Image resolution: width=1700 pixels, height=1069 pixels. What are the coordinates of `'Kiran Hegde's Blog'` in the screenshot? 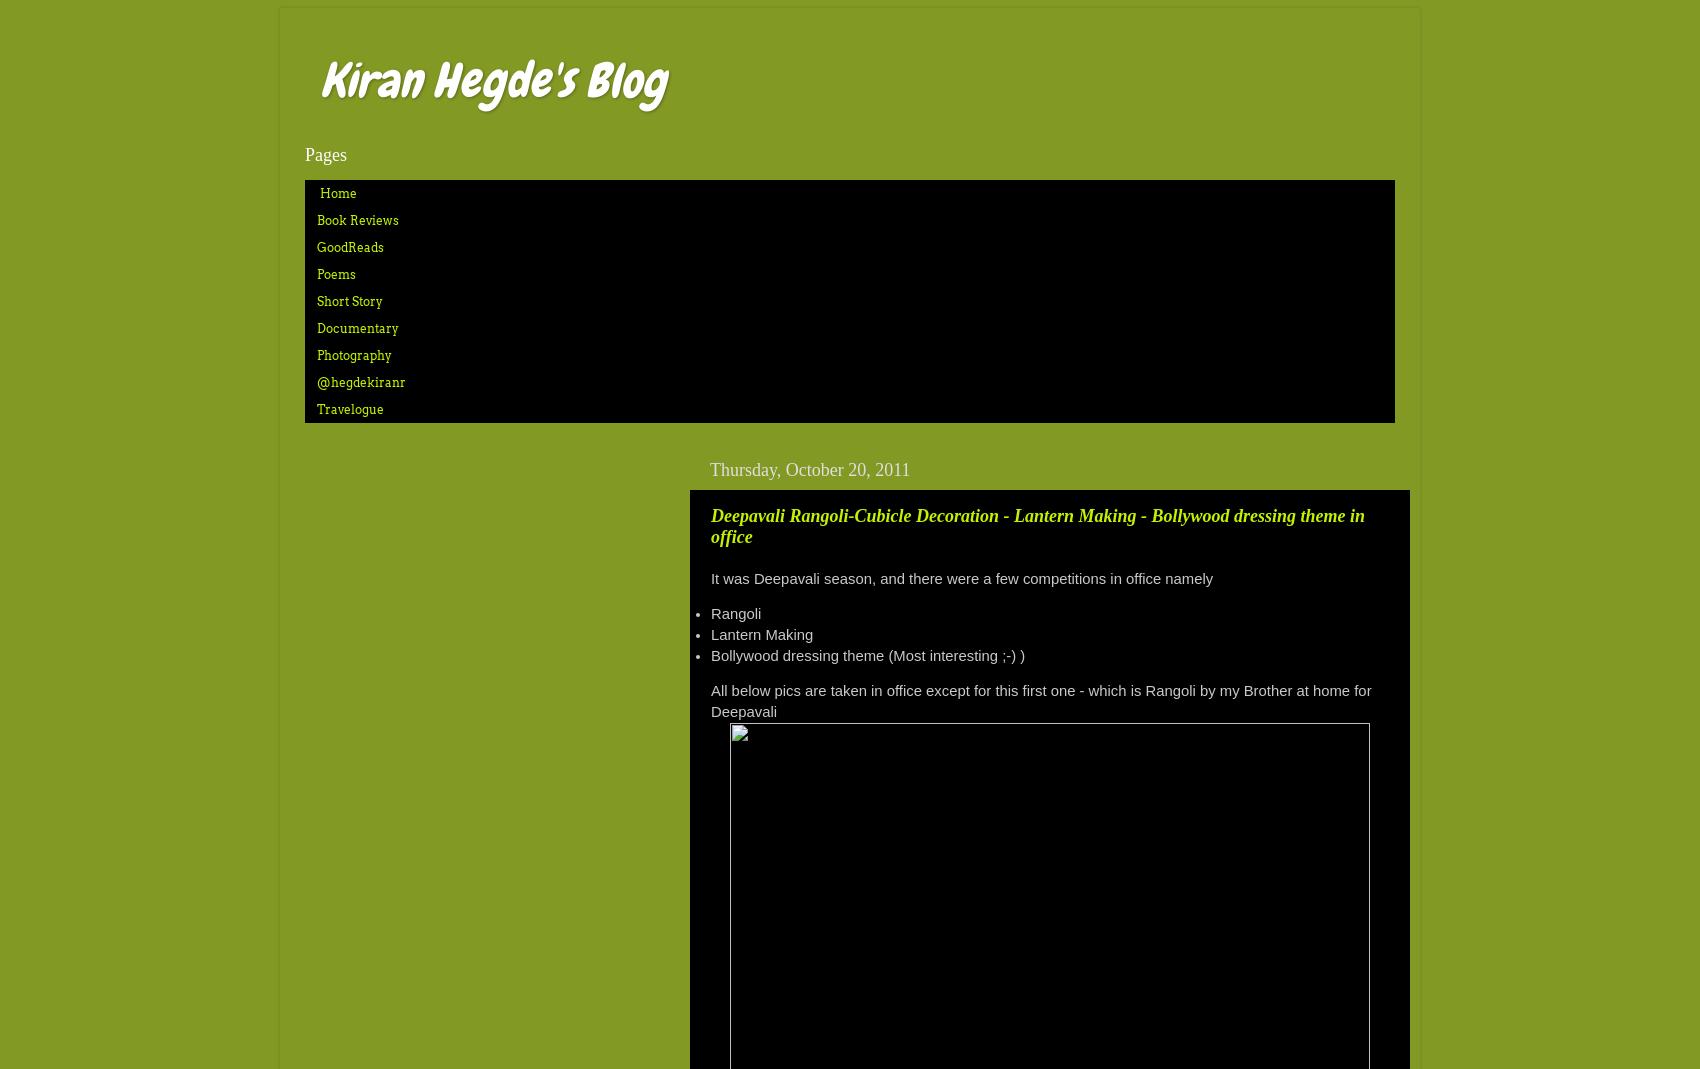 It's located at (492, 80).